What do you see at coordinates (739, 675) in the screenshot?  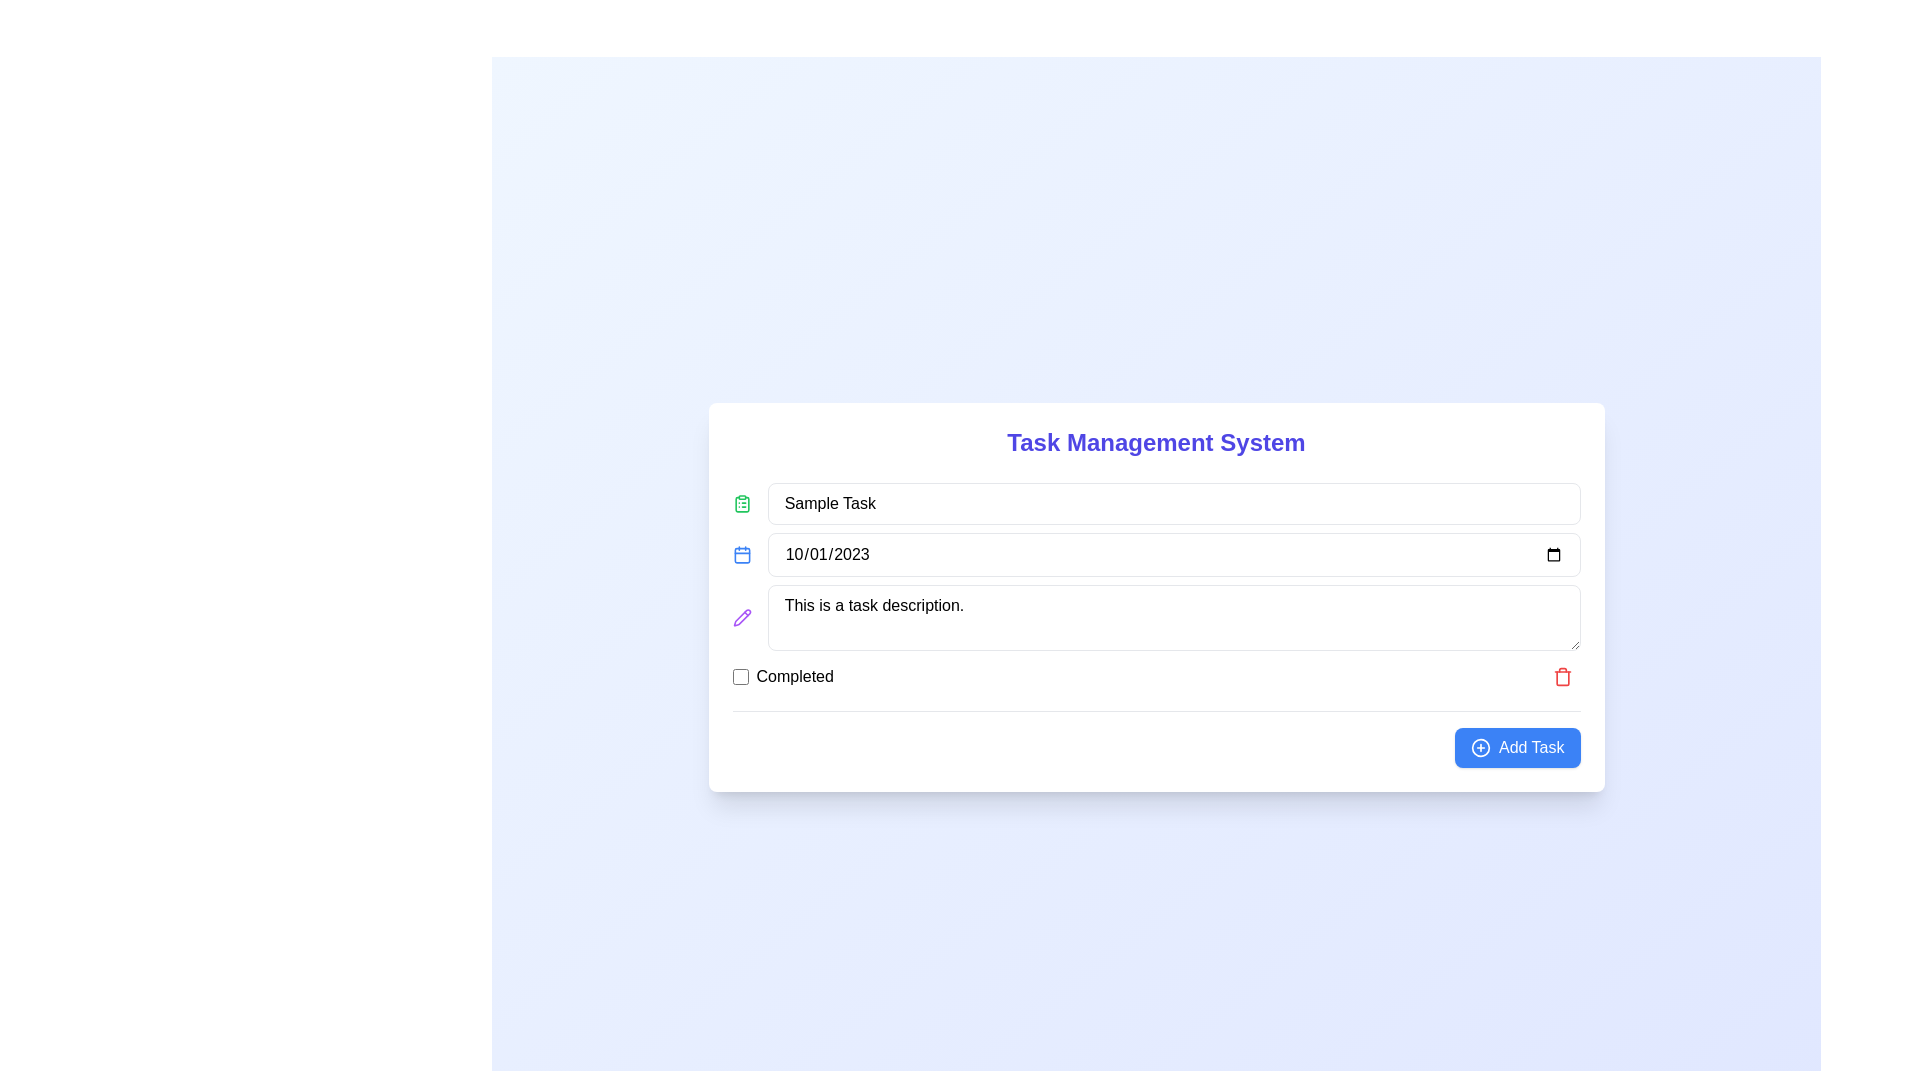 I see `the checkbox that allows users to mark a task as completed` at bounding box center [739, 675].